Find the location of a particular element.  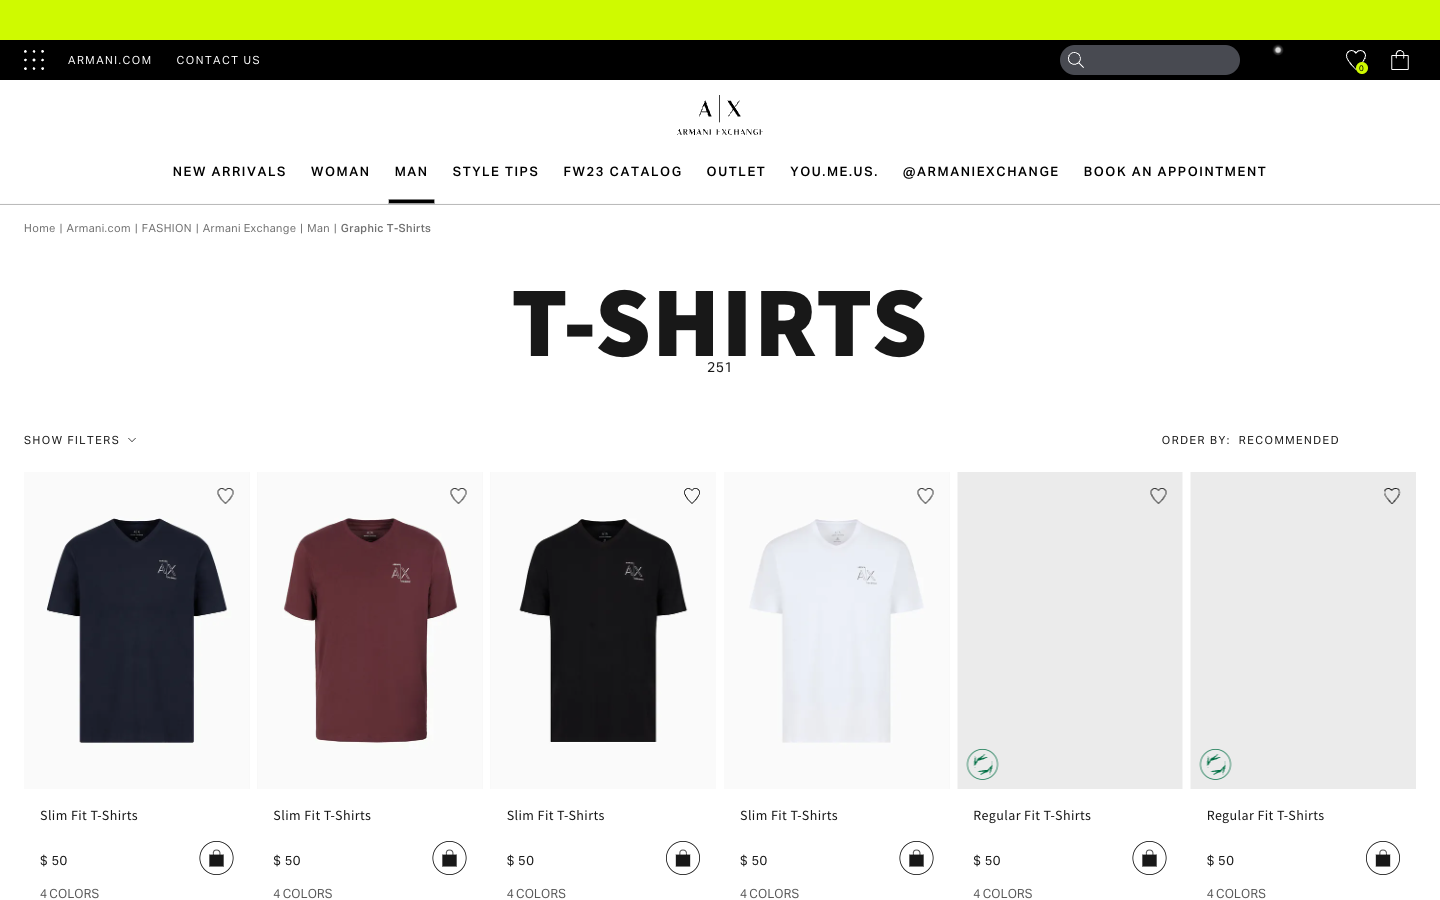

other colors for the last T-shirt is located at coordinates (1235, 892).